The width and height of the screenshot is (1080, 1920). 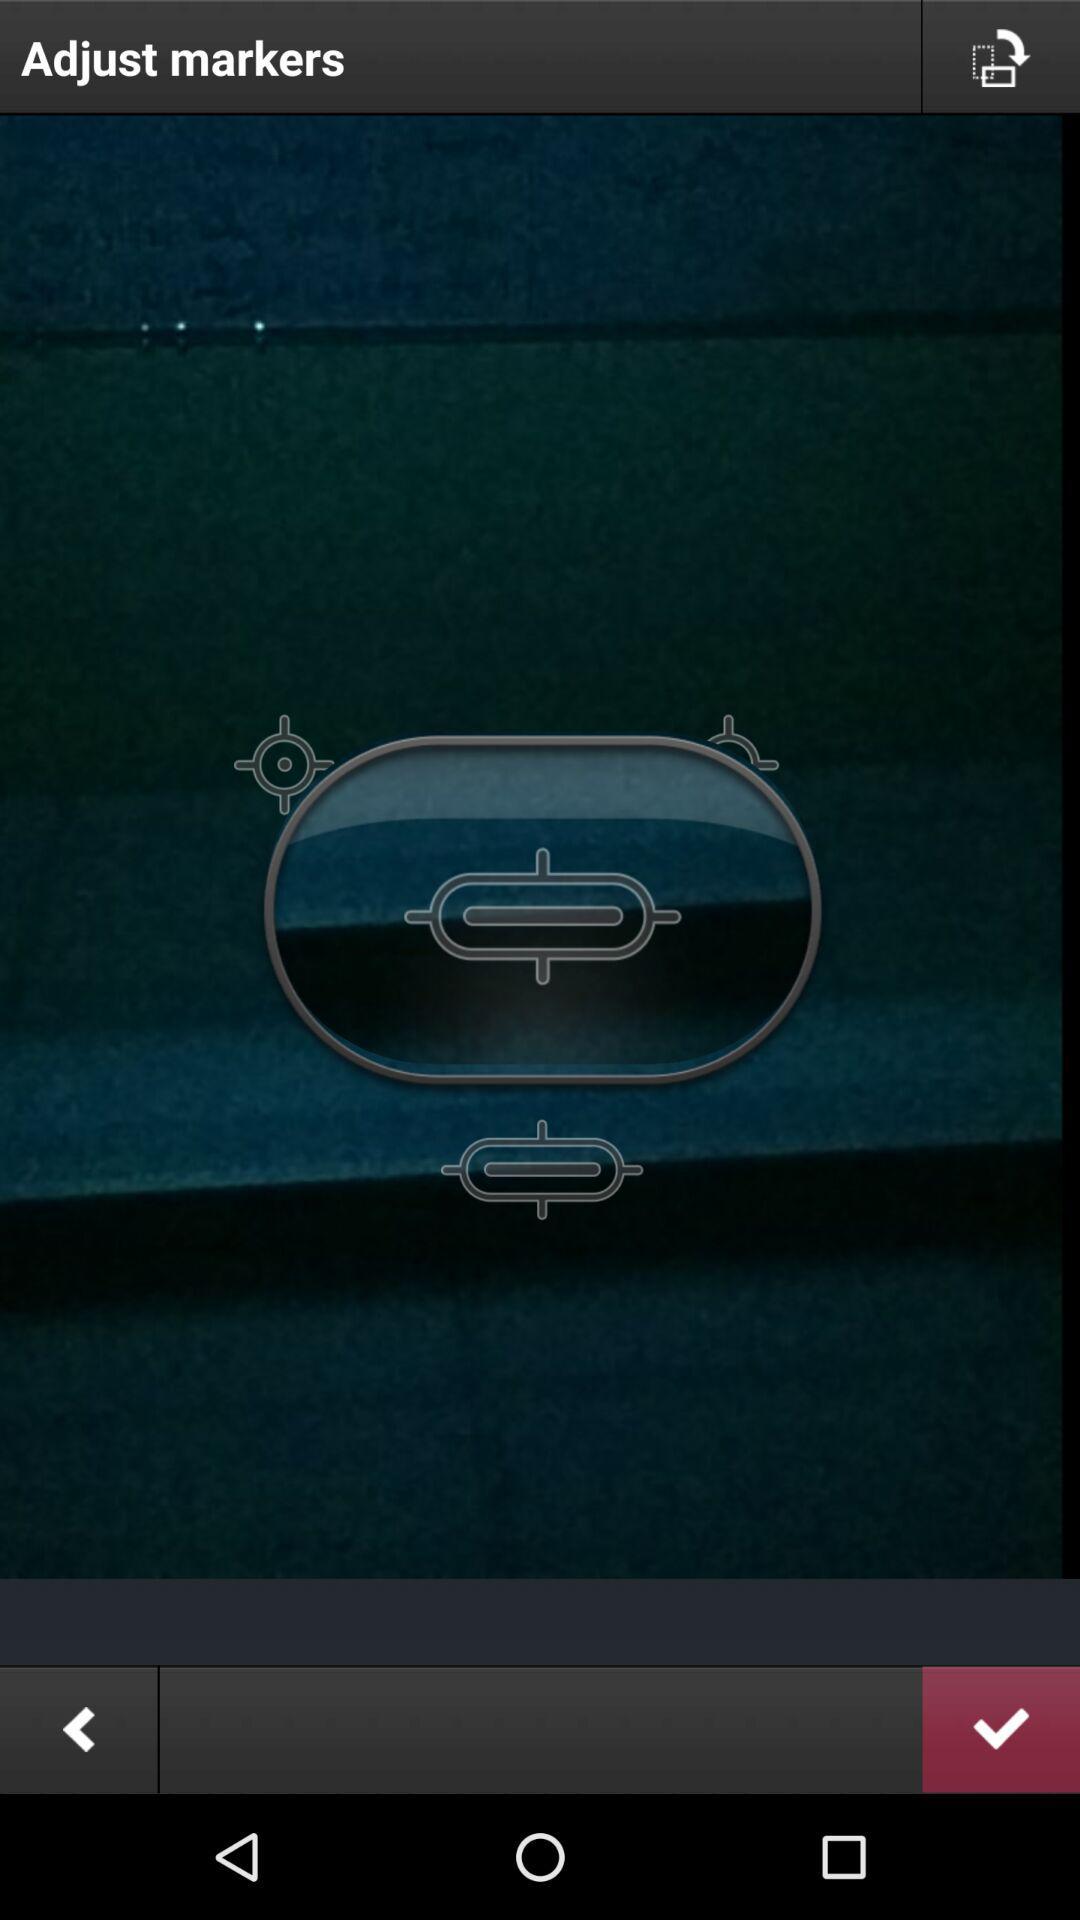 What do you see at coordinates (77, 1849) in the screenshot?
I see `the arrow_backward icon` at bounding box center [77, 1849].